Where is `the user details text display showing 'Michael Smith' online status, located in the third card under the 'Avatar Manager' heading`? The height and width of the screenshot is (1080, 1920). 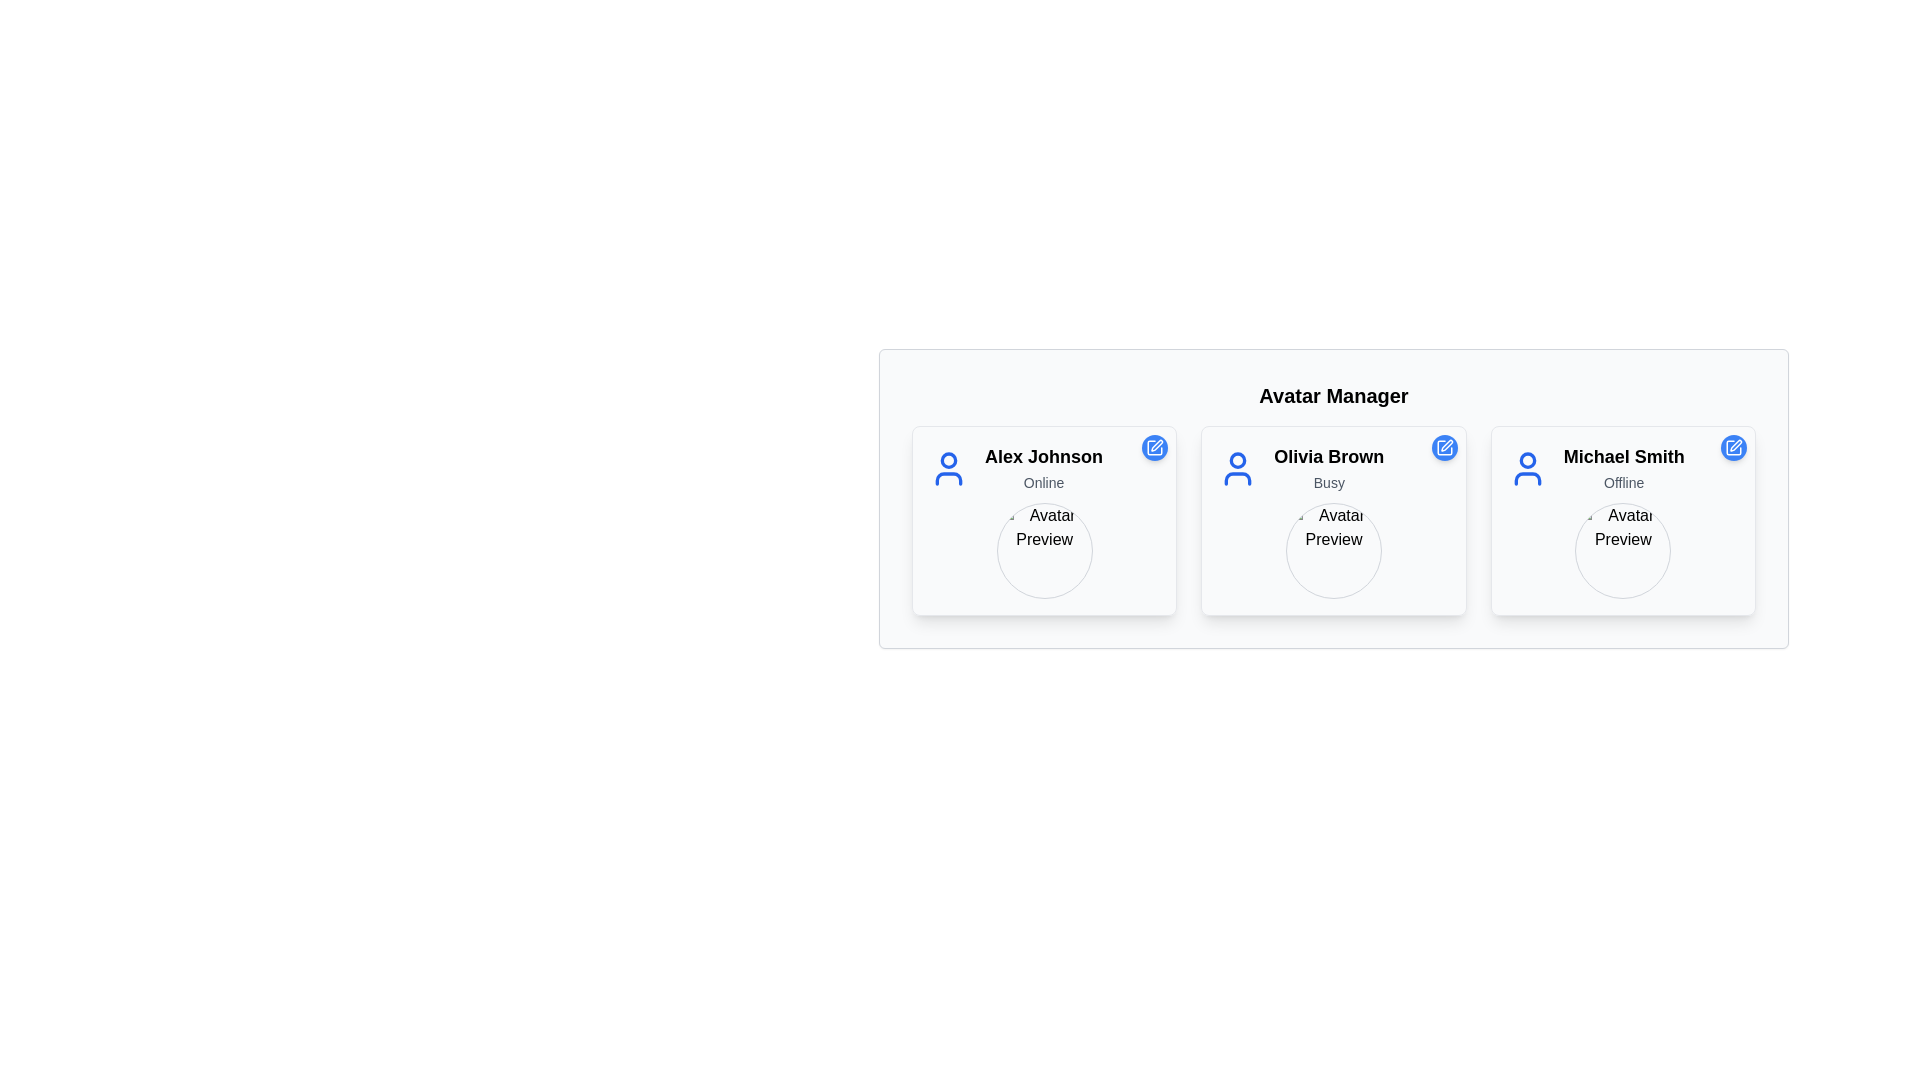 the user details text display showing 'Michael Smith' online status, located in the third card under the 'Avatar Manager' heading is located at coordinates (1623, 469).